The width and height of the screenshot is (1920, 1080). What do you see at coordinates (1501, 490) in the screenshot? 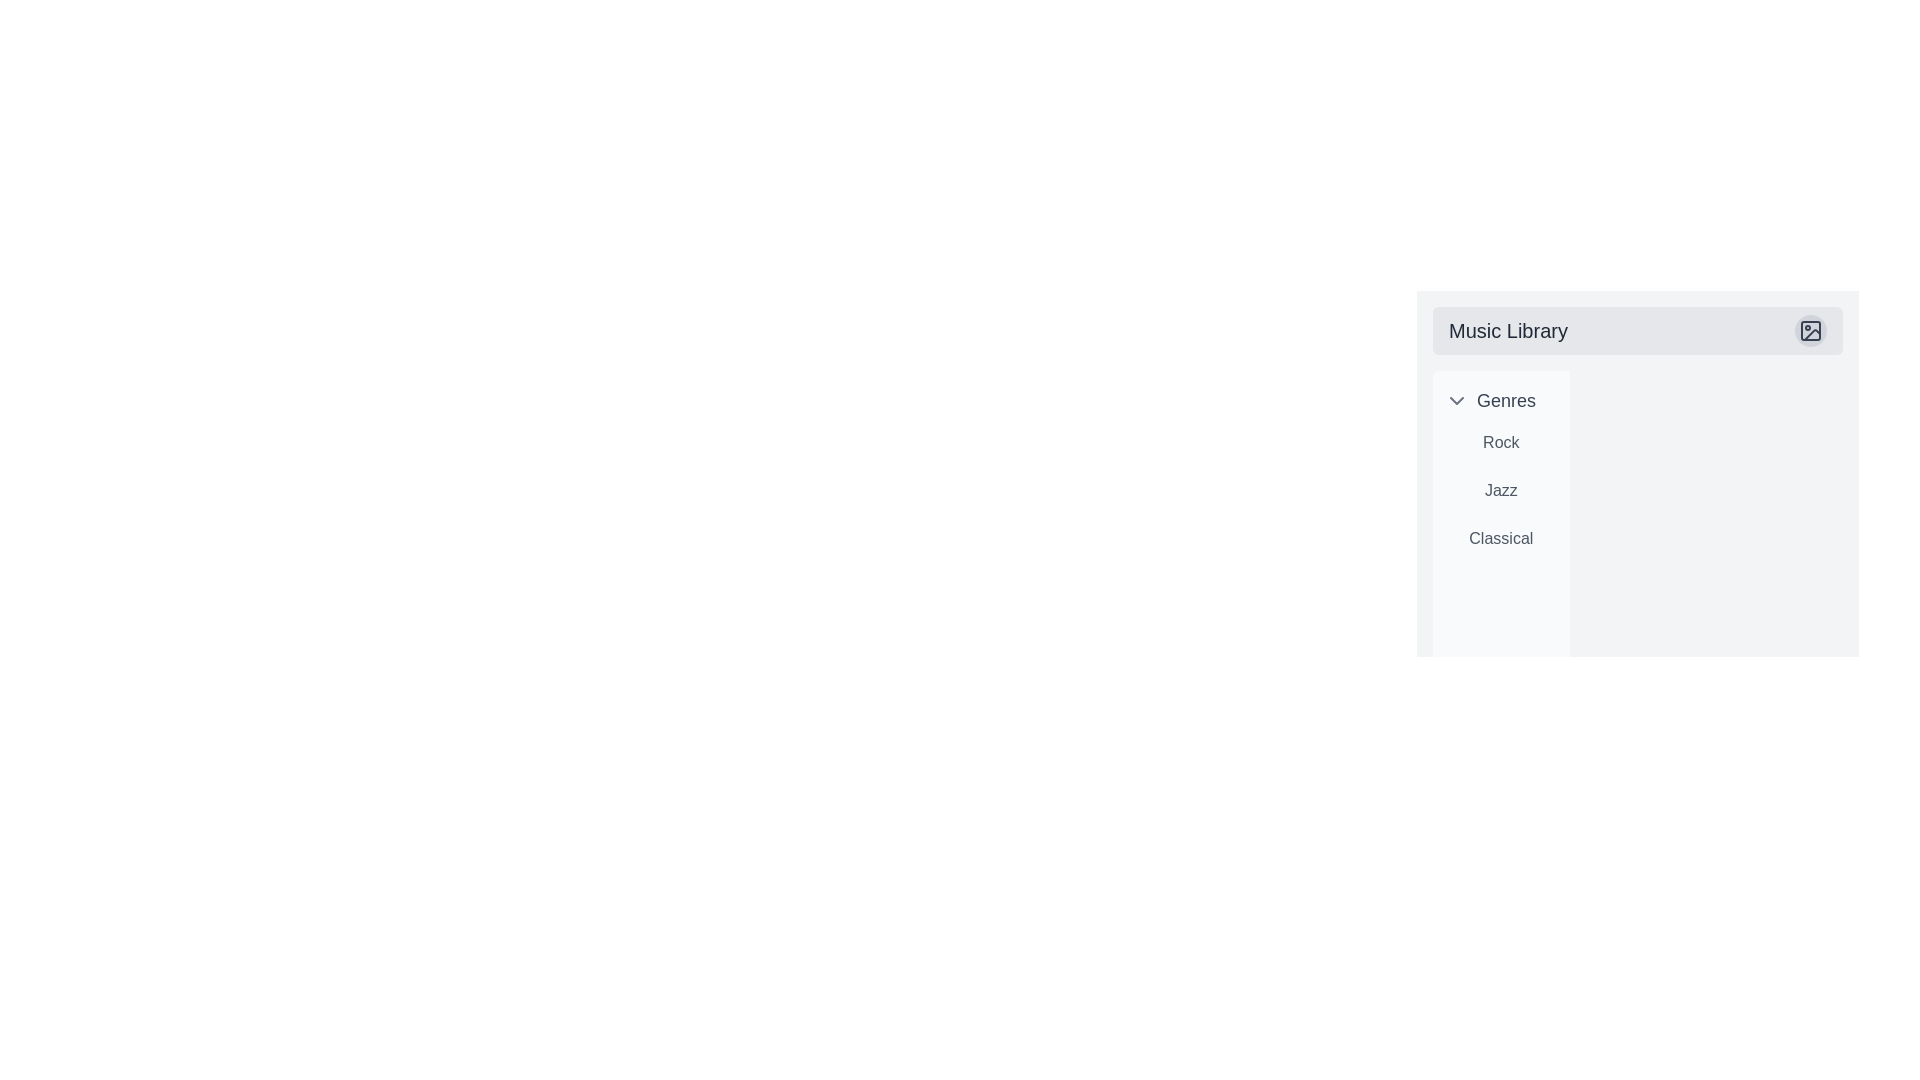
I see `the 'Jazz' genre link, which is the second option in the vertical list of music genres in the sidebar menu of the Music Library interface` at bounding box center [1501, 490].